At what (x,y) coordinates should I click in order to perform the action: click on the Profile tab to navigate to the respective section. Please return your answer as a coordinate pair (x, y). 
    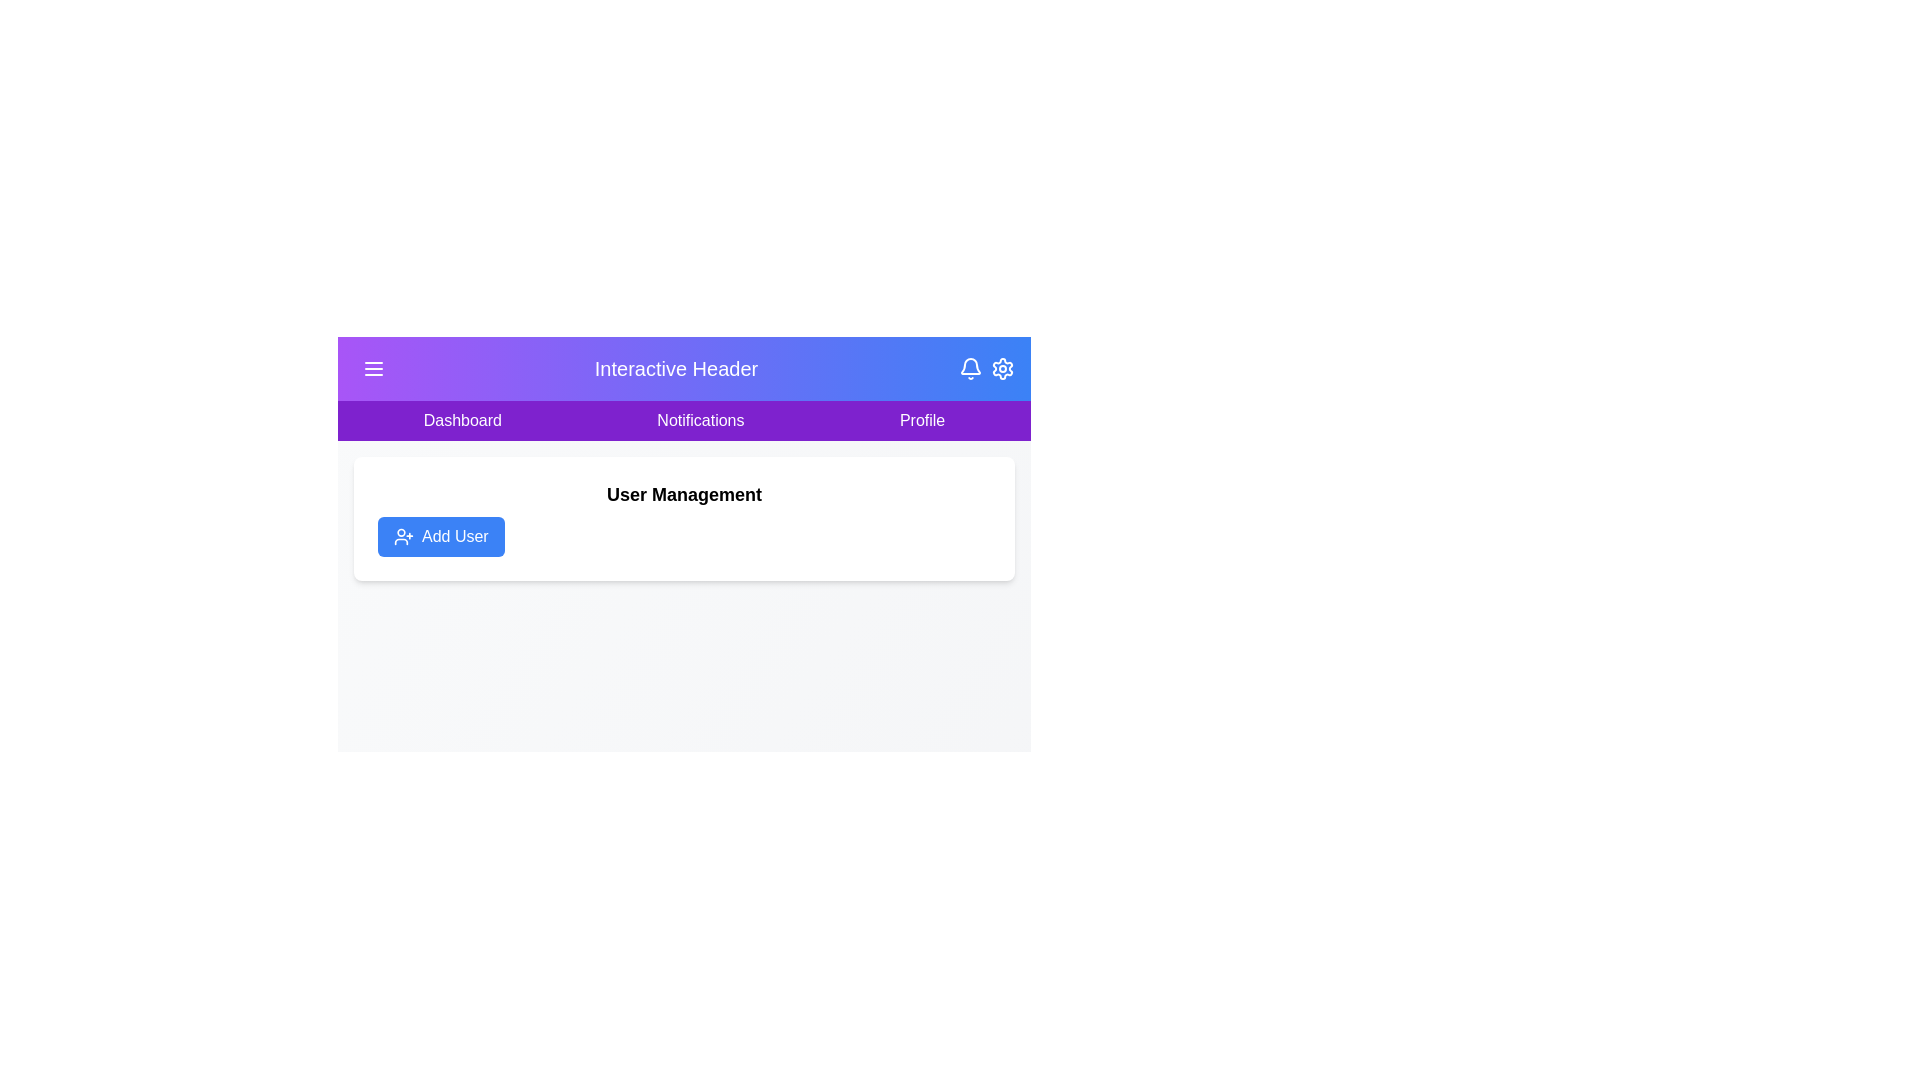
    Looking at the image, I should click on (920, 419).